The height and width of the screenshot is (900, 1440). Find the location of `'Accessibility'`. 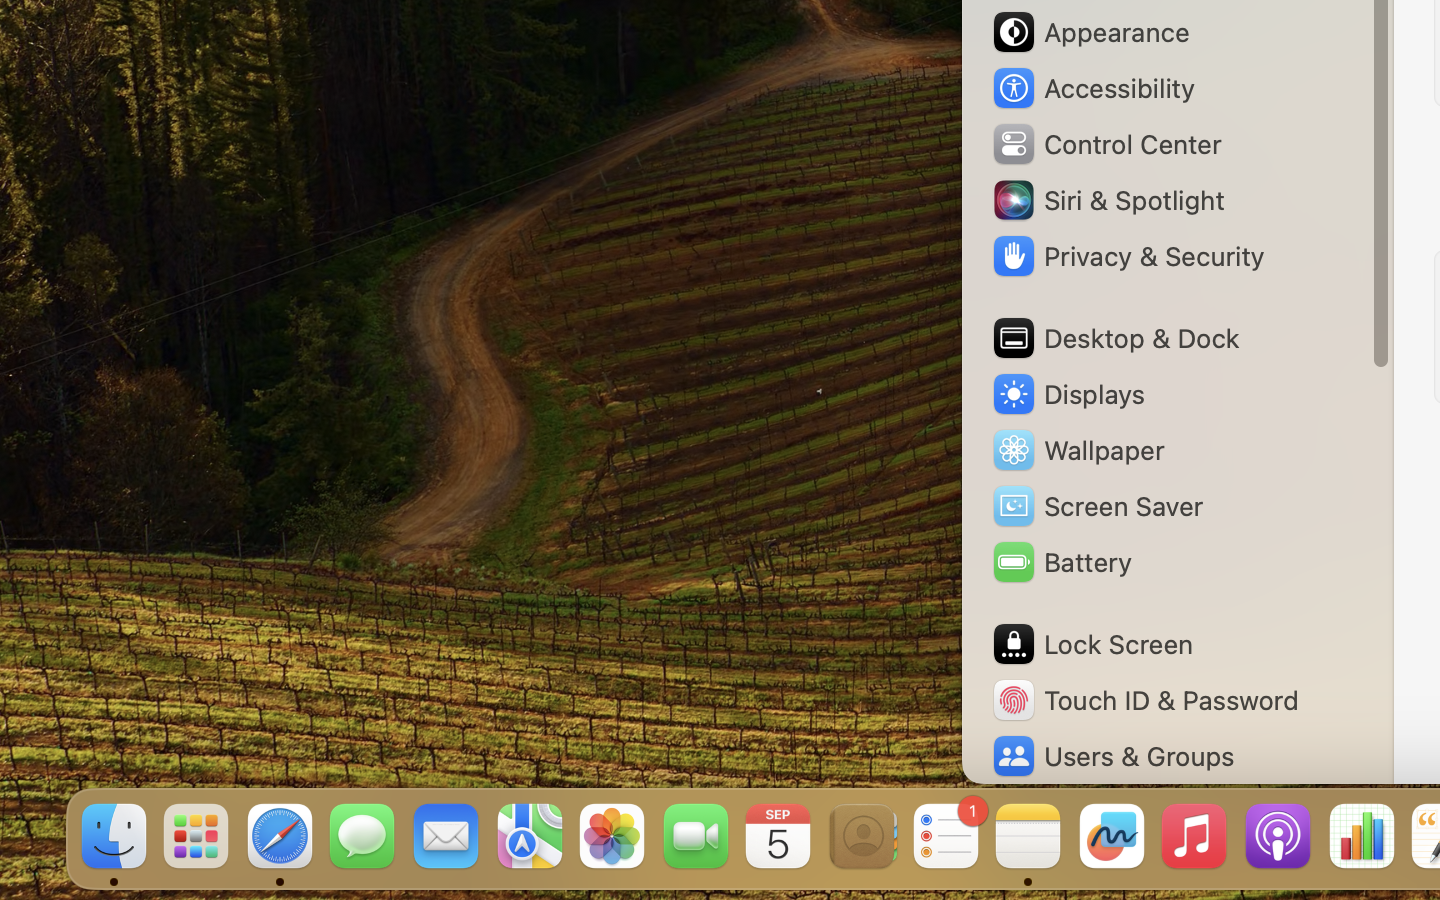

'Accessibility' is located at coordinates (1091, 87).